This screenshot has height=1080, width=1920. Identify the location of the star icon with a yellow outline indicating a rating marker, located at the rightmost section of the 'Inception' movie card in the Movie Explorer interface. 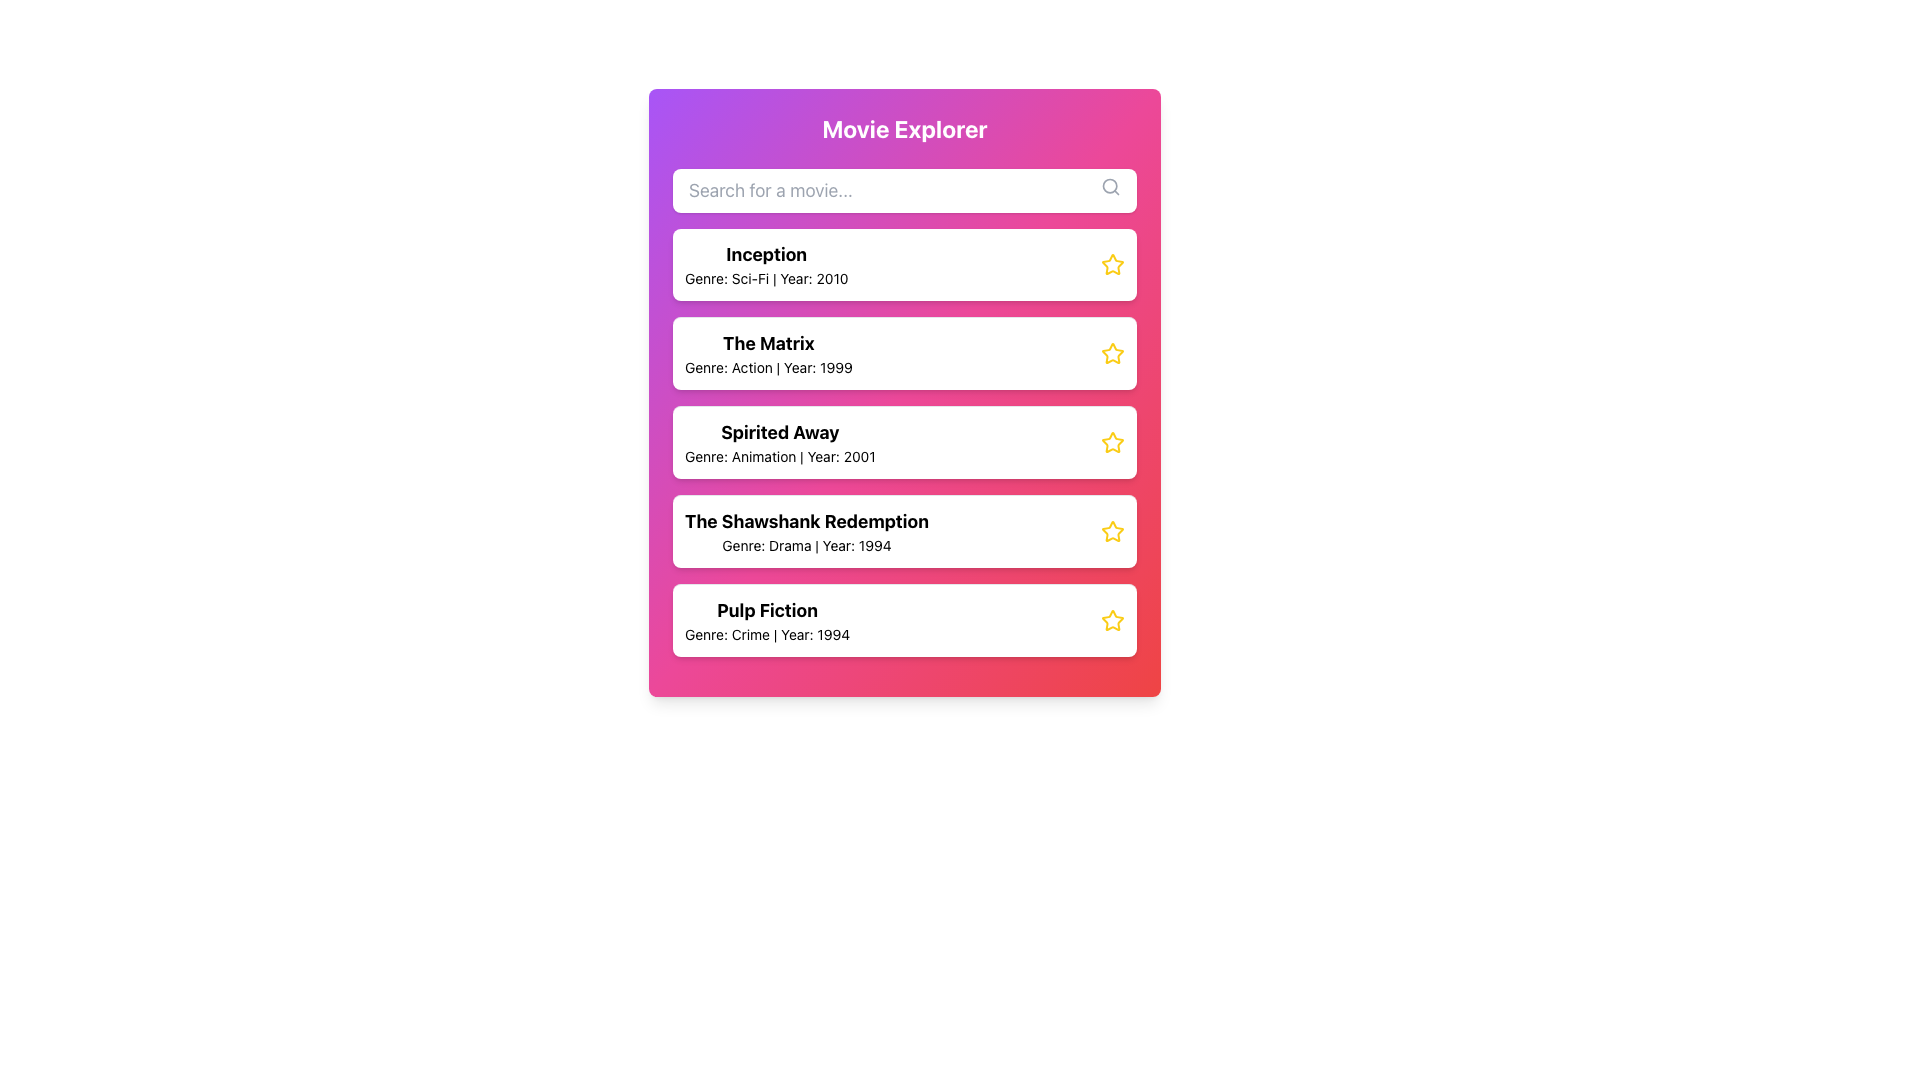
(1112, 264).